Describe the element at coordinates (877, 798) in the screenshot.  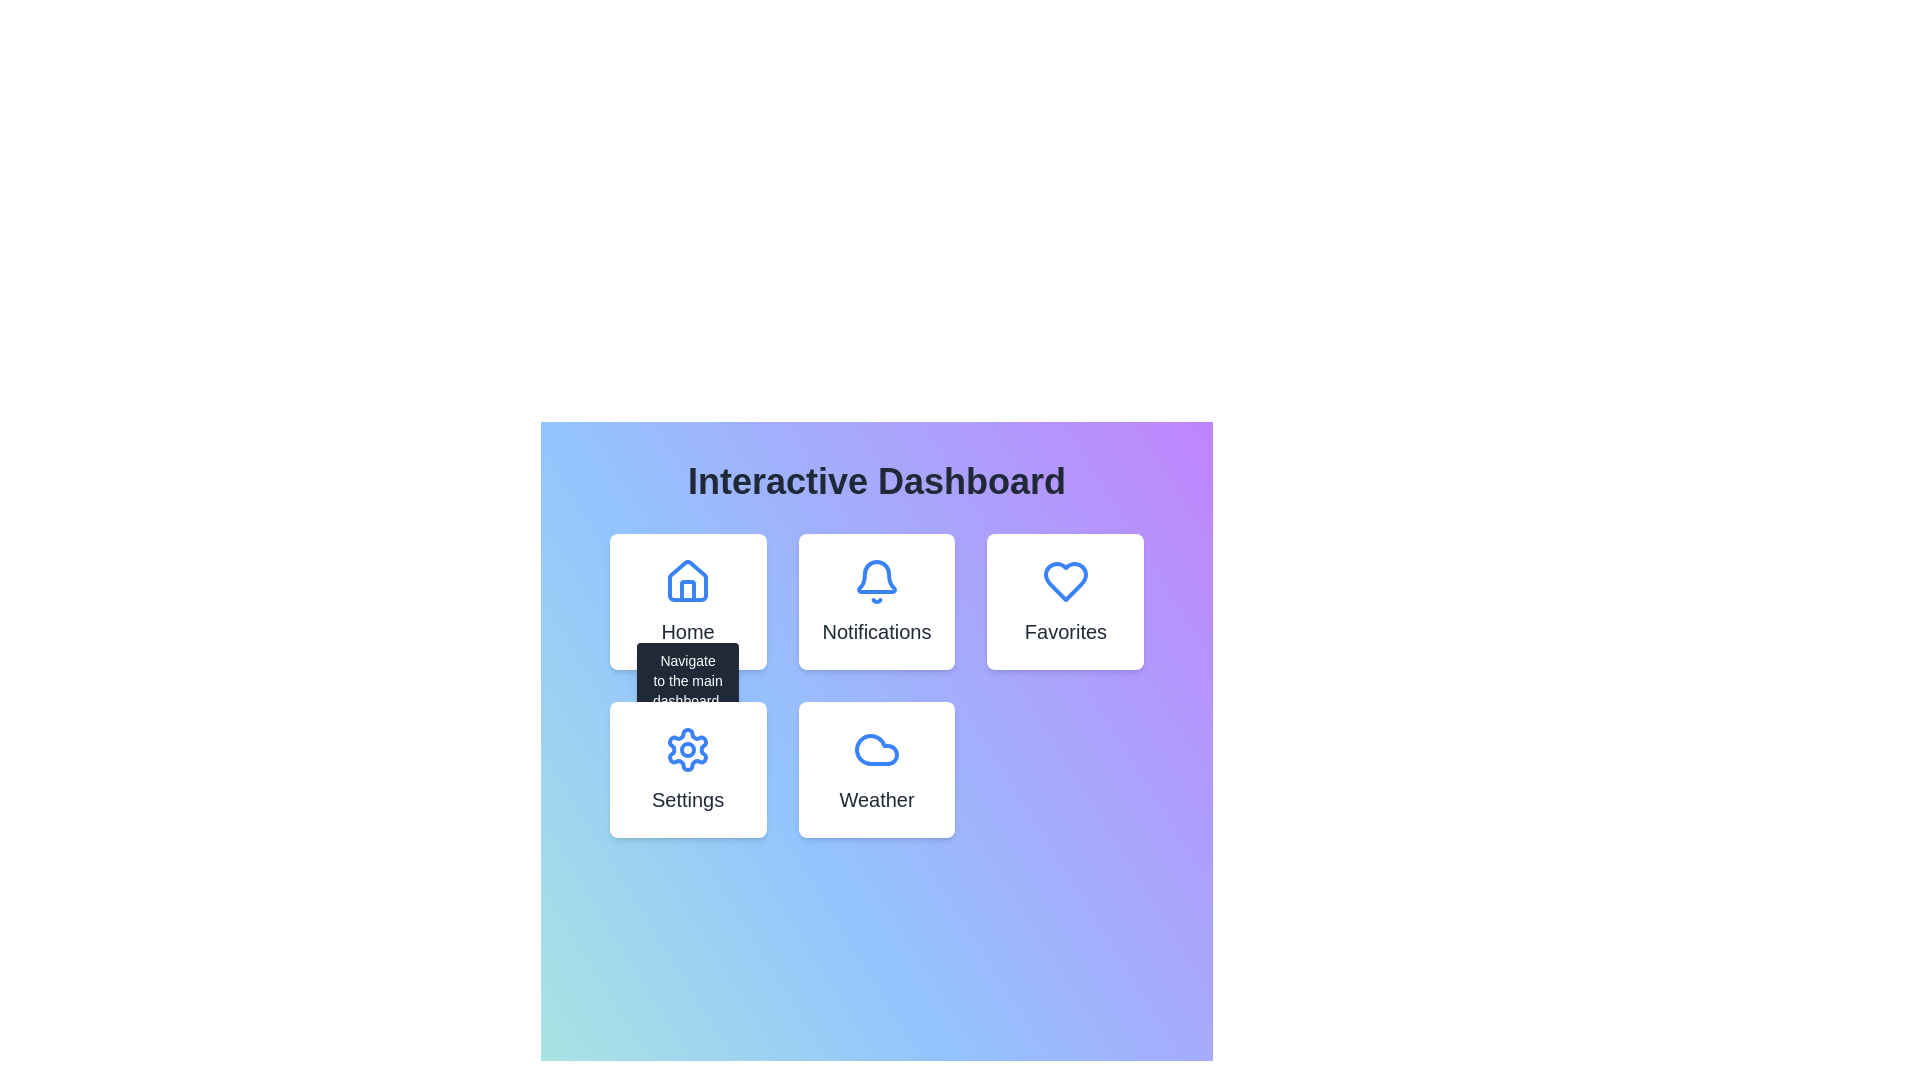
I see `text label 'Weather' which is styled in a larger, bold, and centered font located beneath the cloud icon in the bottom part of the card component` at that location.